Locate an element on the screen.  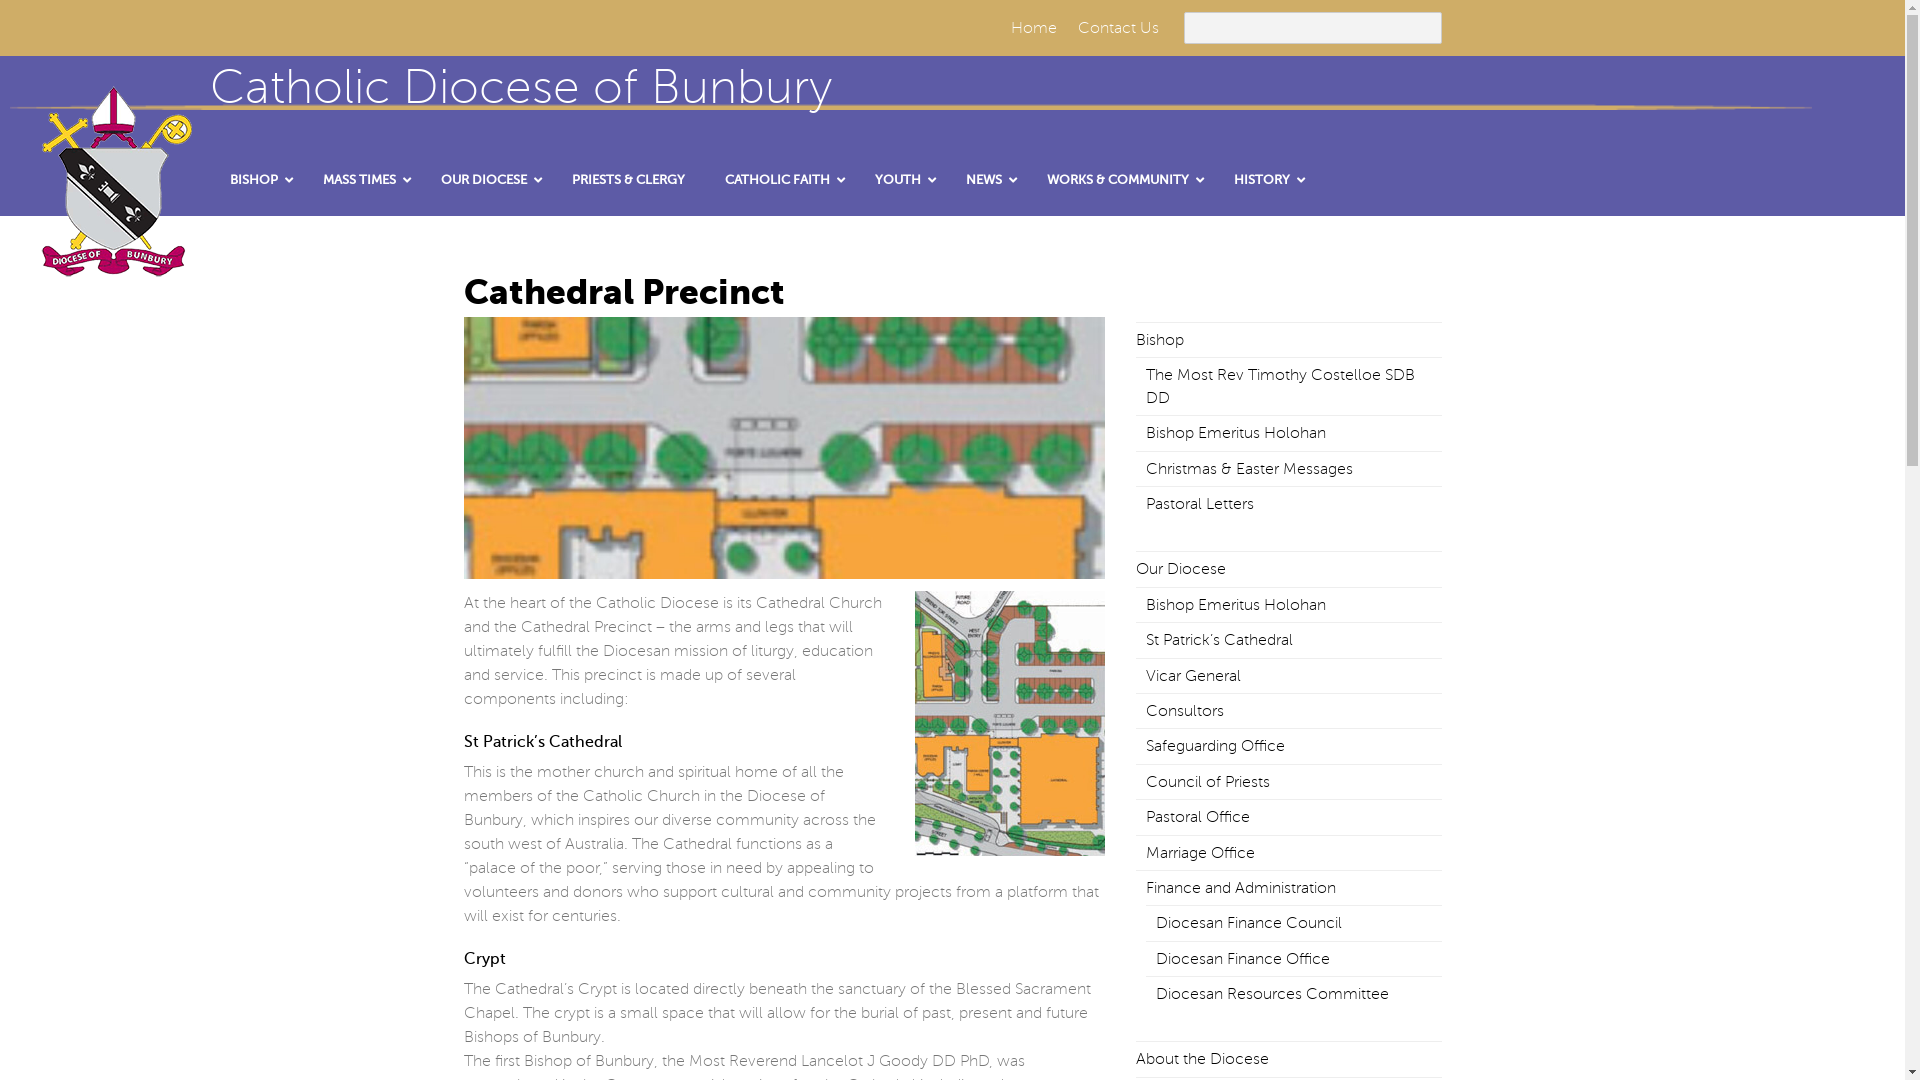
'NEWS' is located at coordinates (986, 178).